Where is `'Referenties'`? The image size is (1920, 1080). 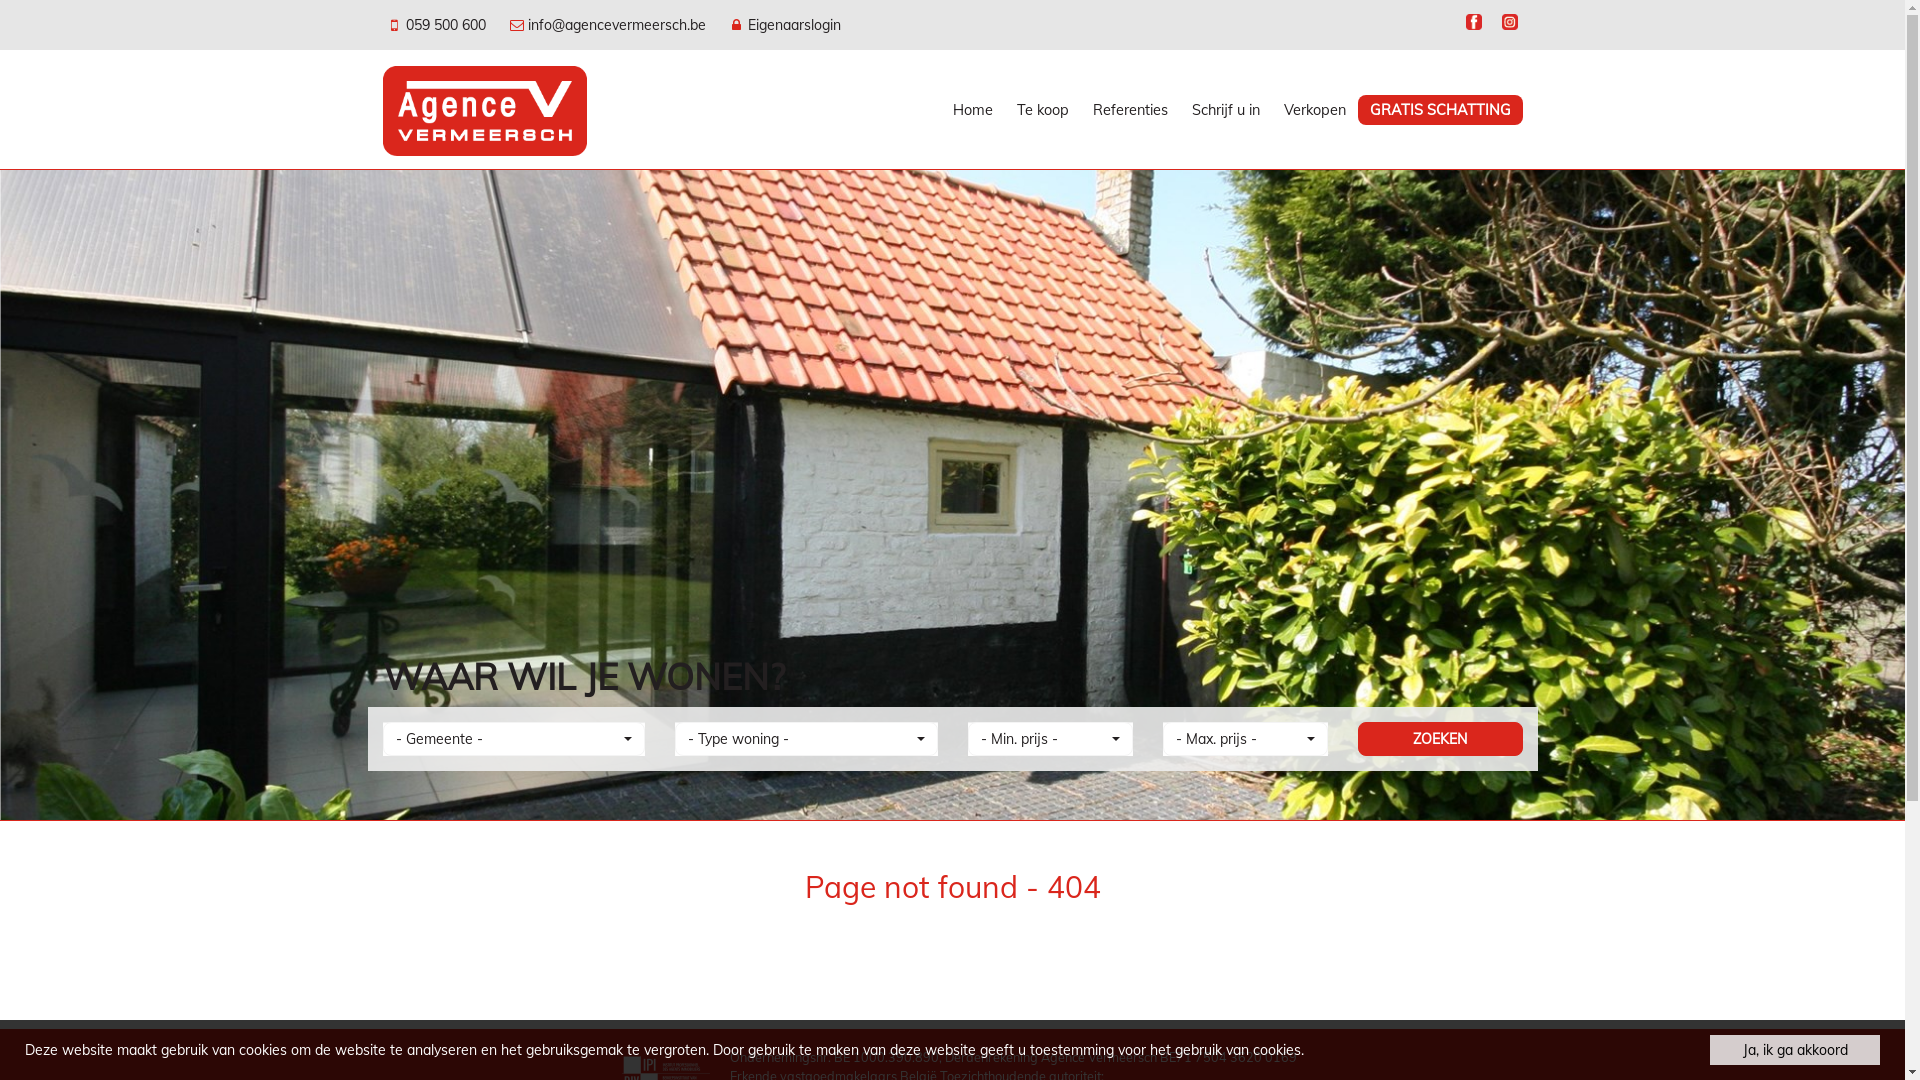
'Referenties' is located at coordinates (1079, 110).